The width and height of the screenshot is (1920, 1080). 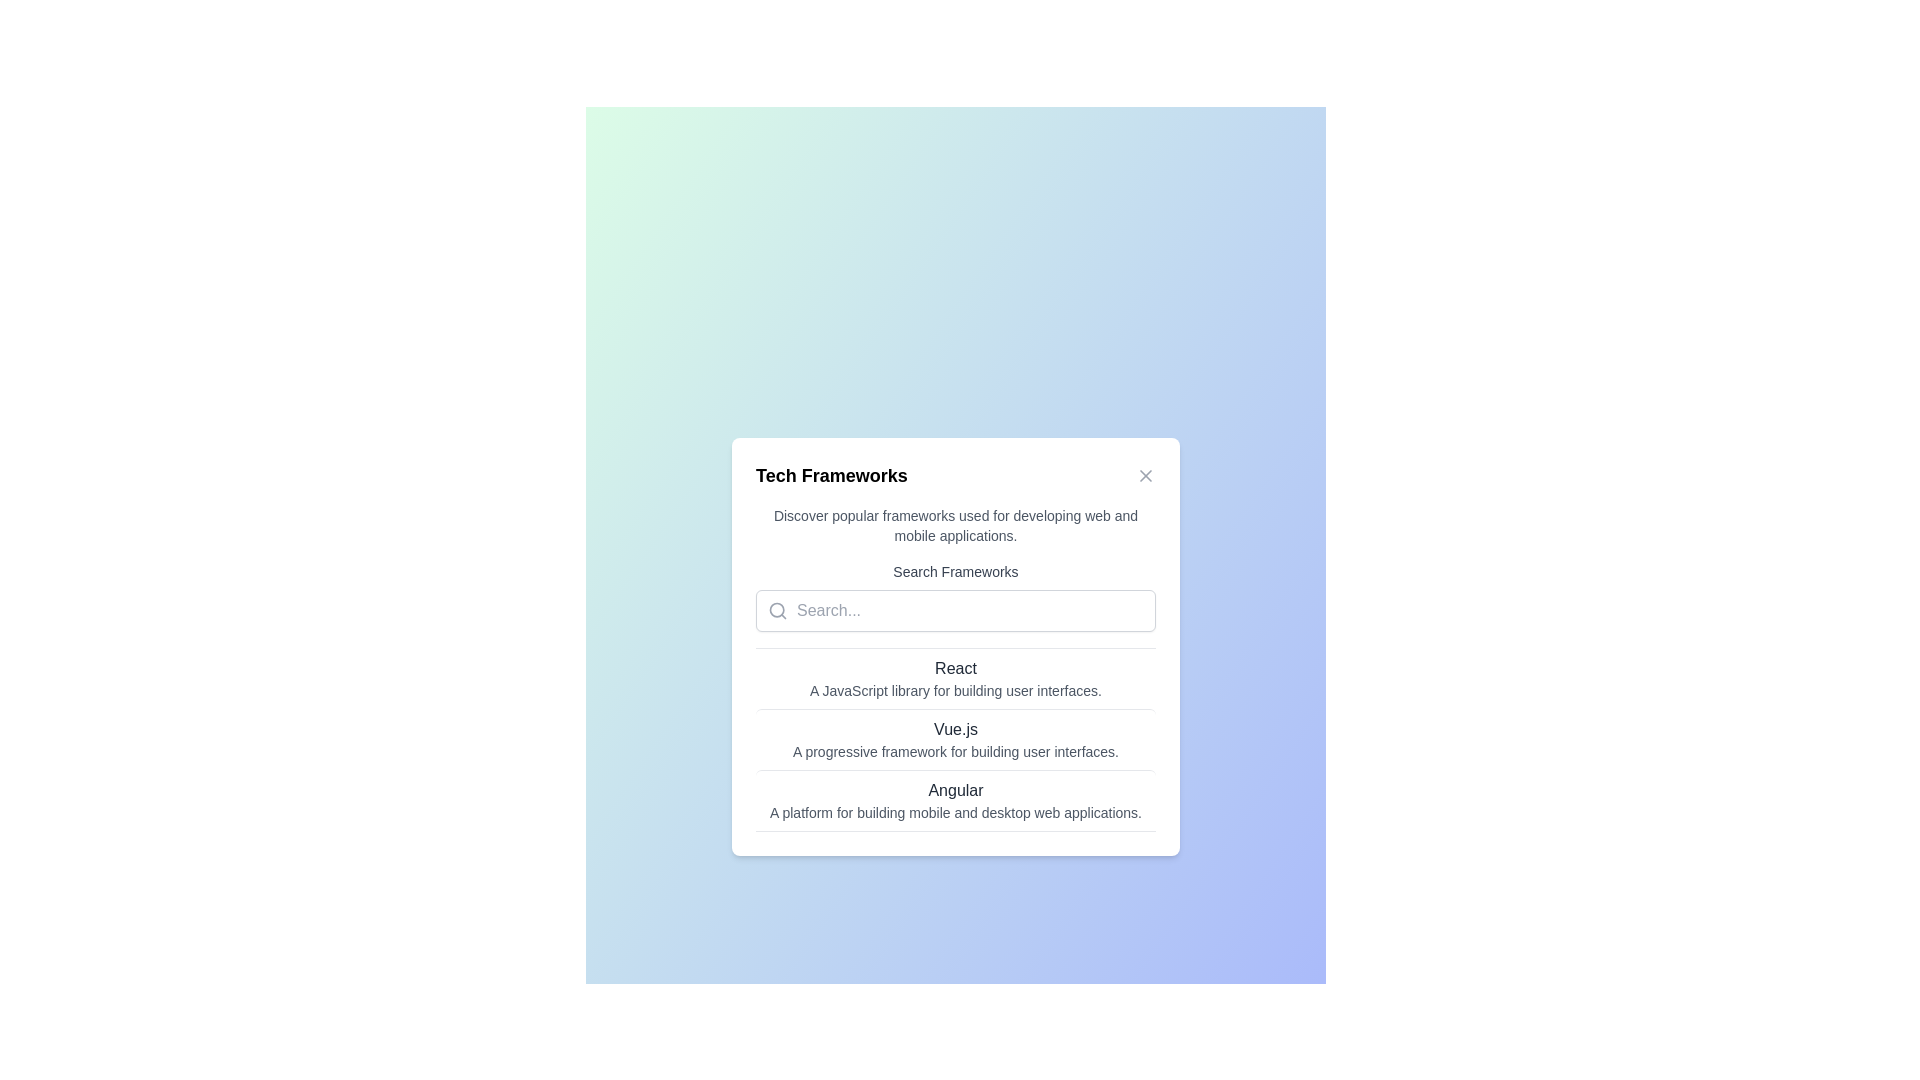 I want to click on the descriptive text that reads 'A JavaScript library for building user interfaces.' which is styled with a smaller font size and gray color, located directly below the title 'React', so click(x=954, y=689).